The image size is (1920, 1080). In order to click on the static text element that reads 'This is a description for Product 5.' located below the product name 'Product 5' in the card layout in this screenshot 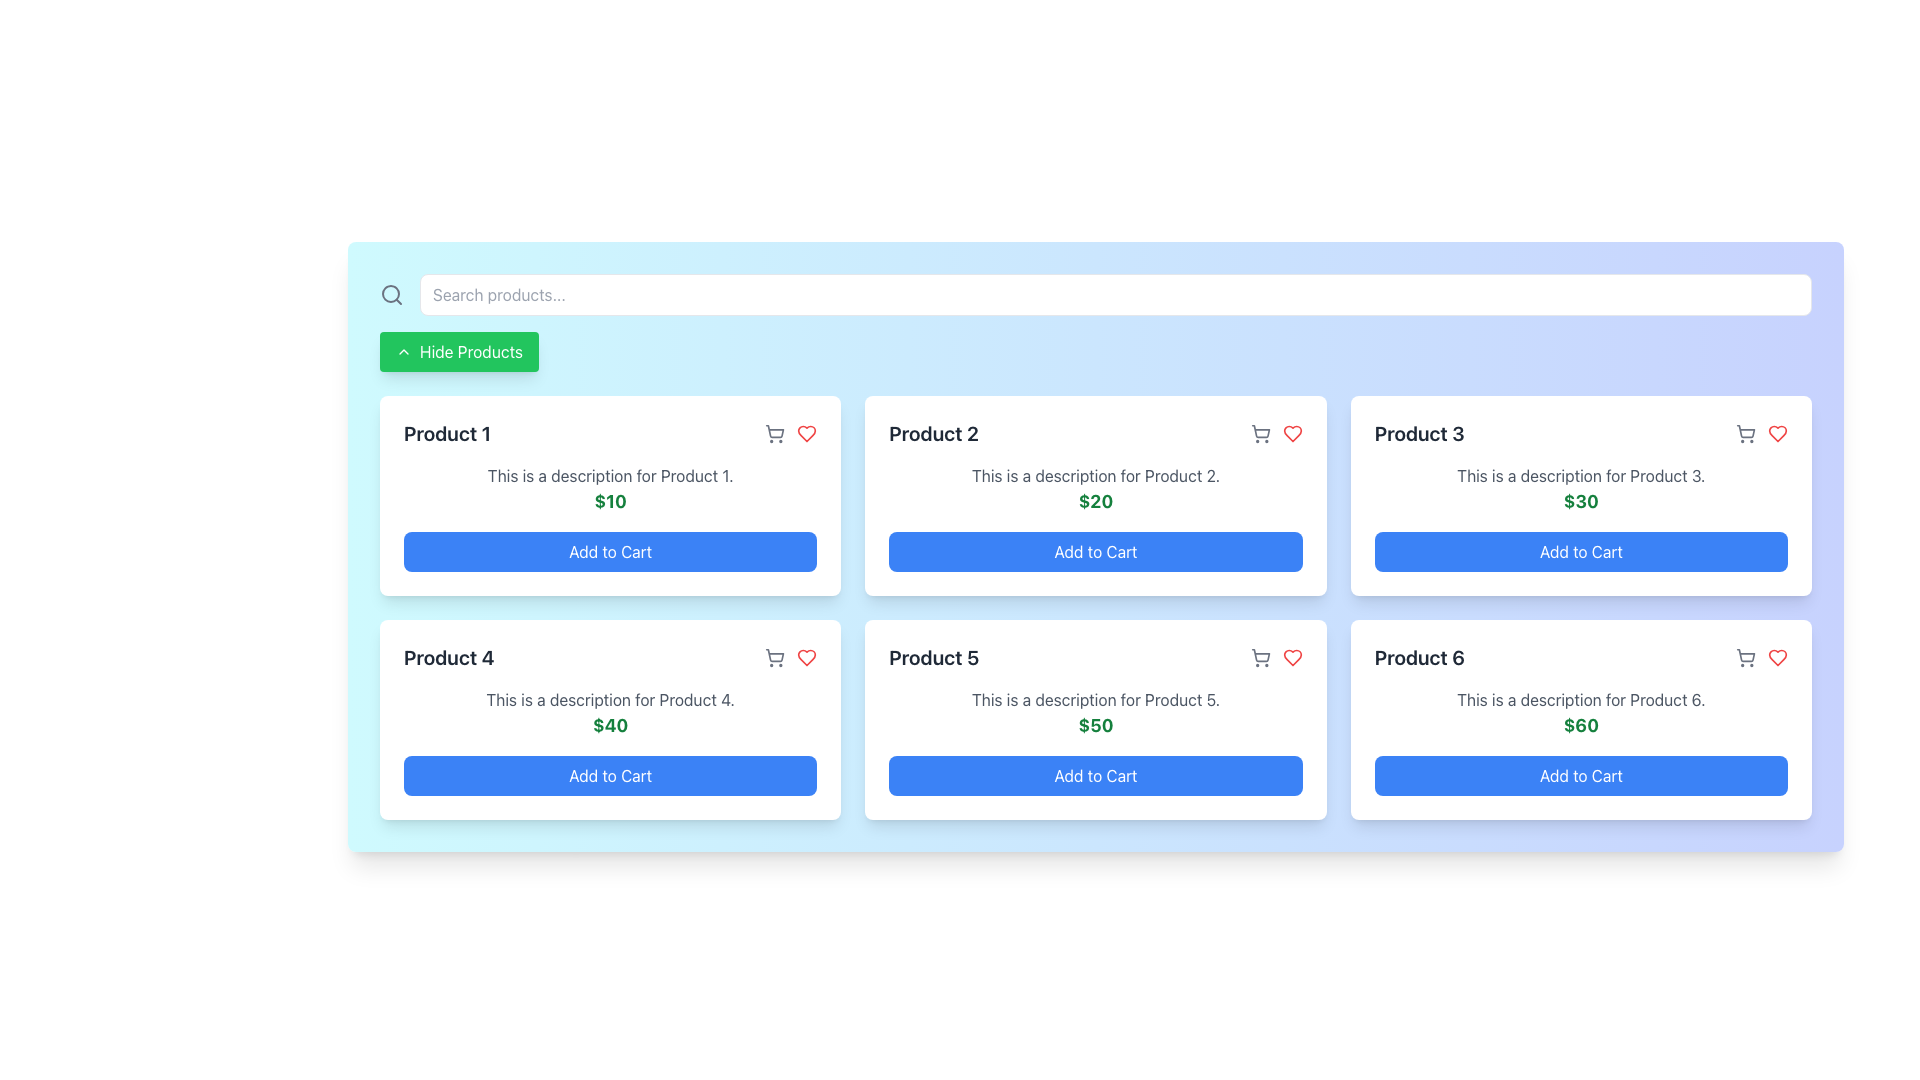, I will do `click(1094, 698)`.